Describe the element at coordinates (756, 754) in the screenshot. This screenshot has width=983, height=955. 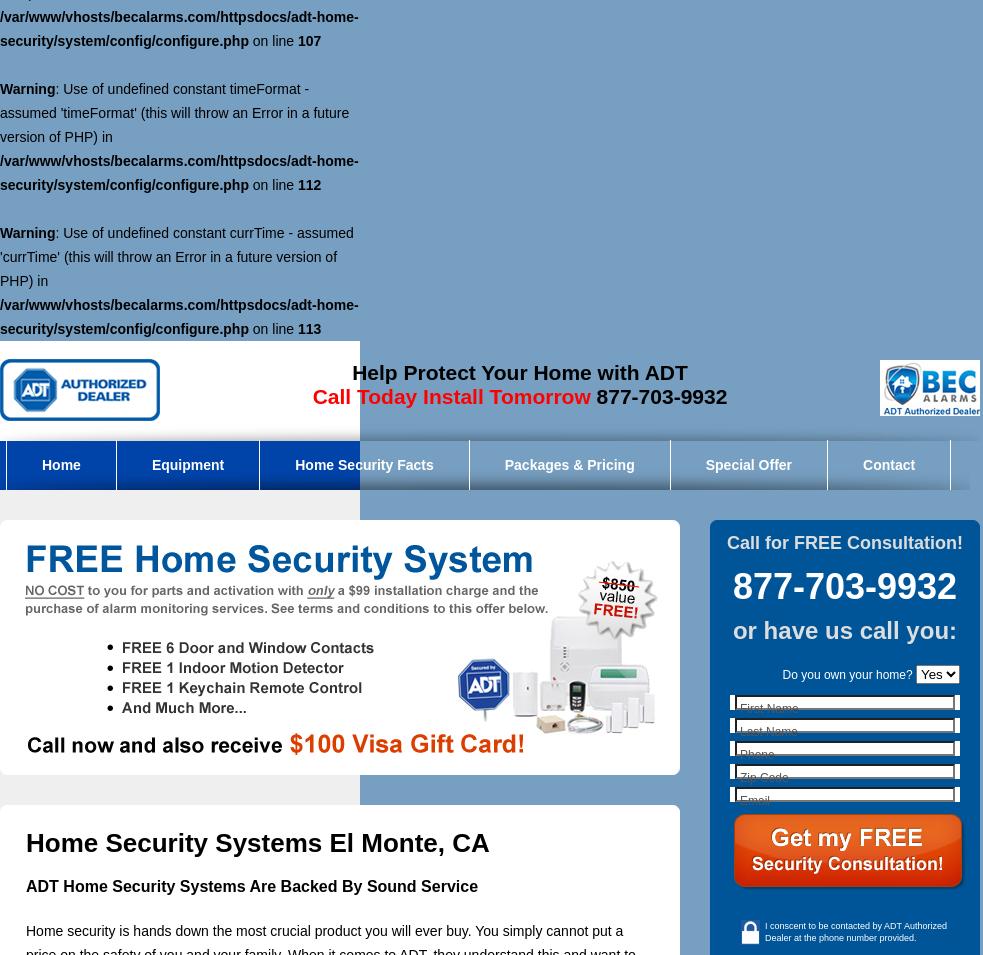
I see `'Phone'` at that location.